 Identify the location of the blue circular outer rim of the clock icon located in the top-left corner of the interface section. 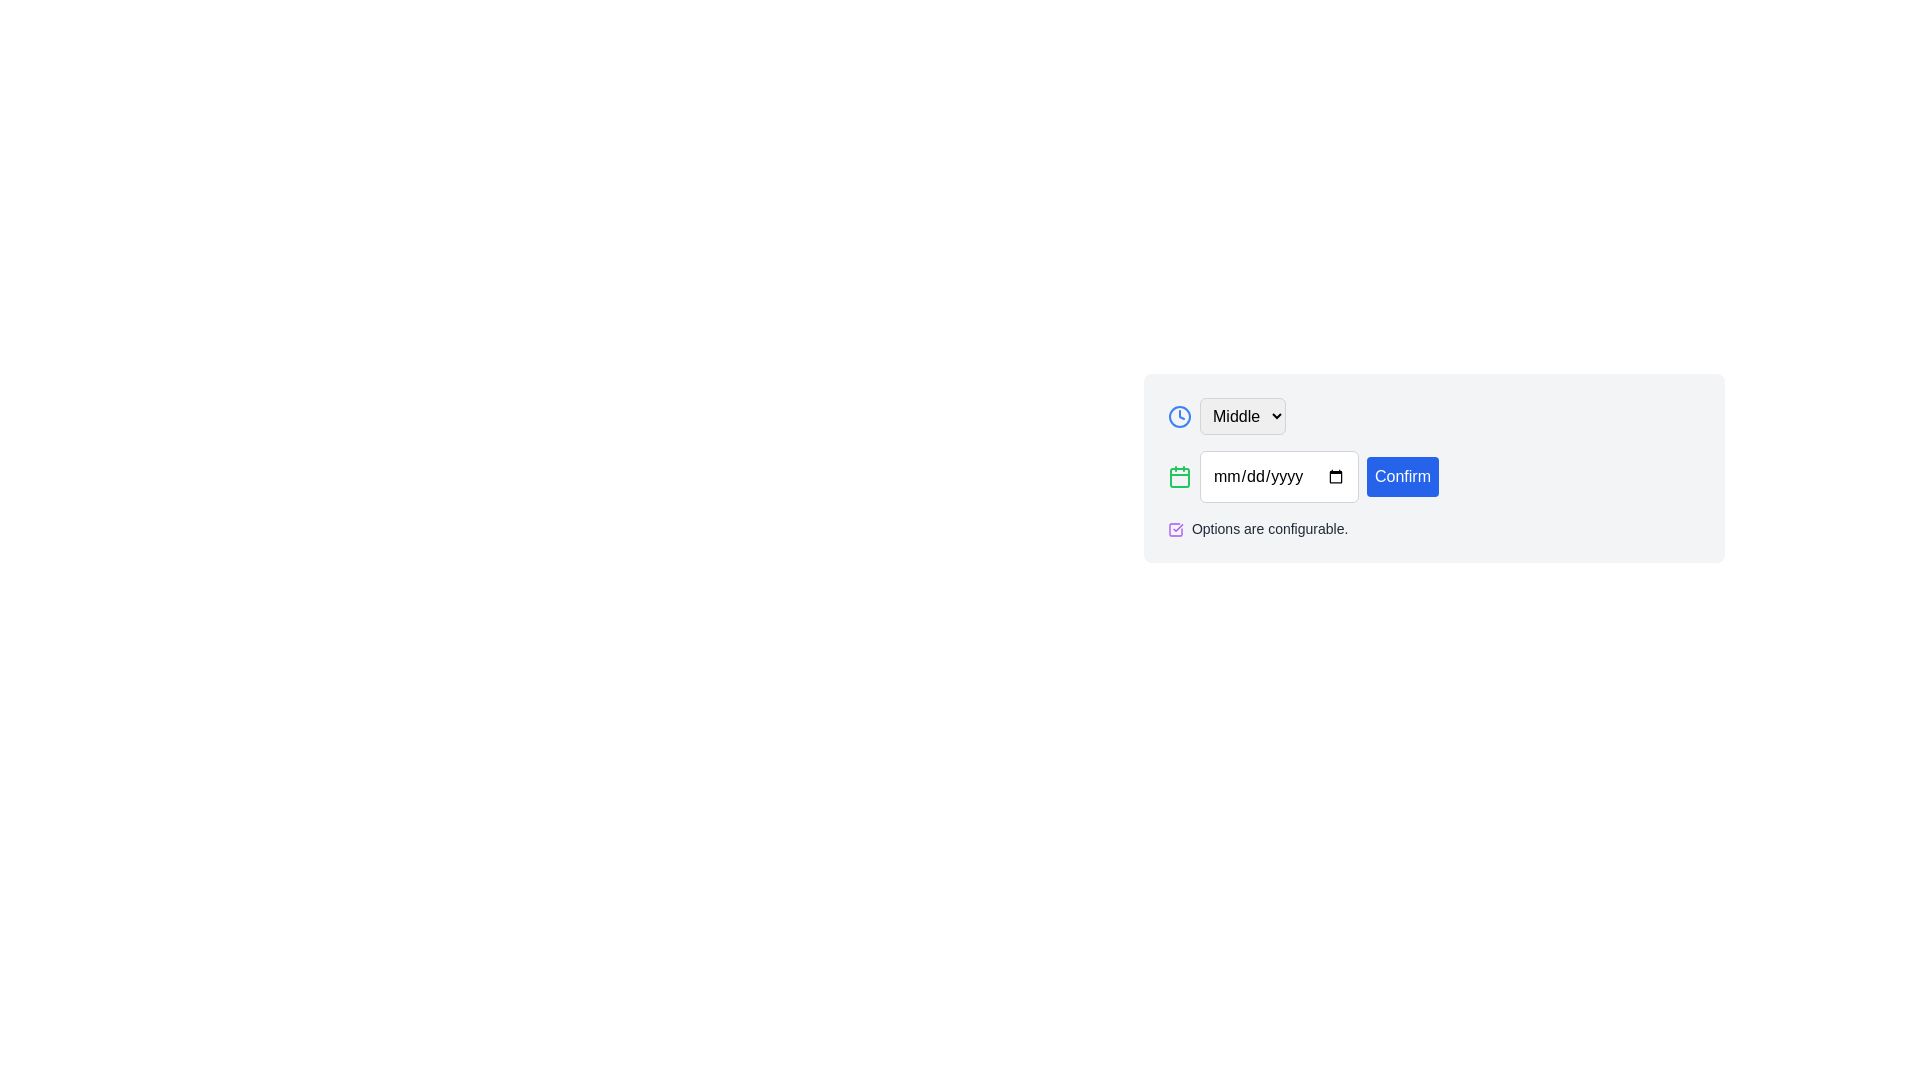
(1180, 415).